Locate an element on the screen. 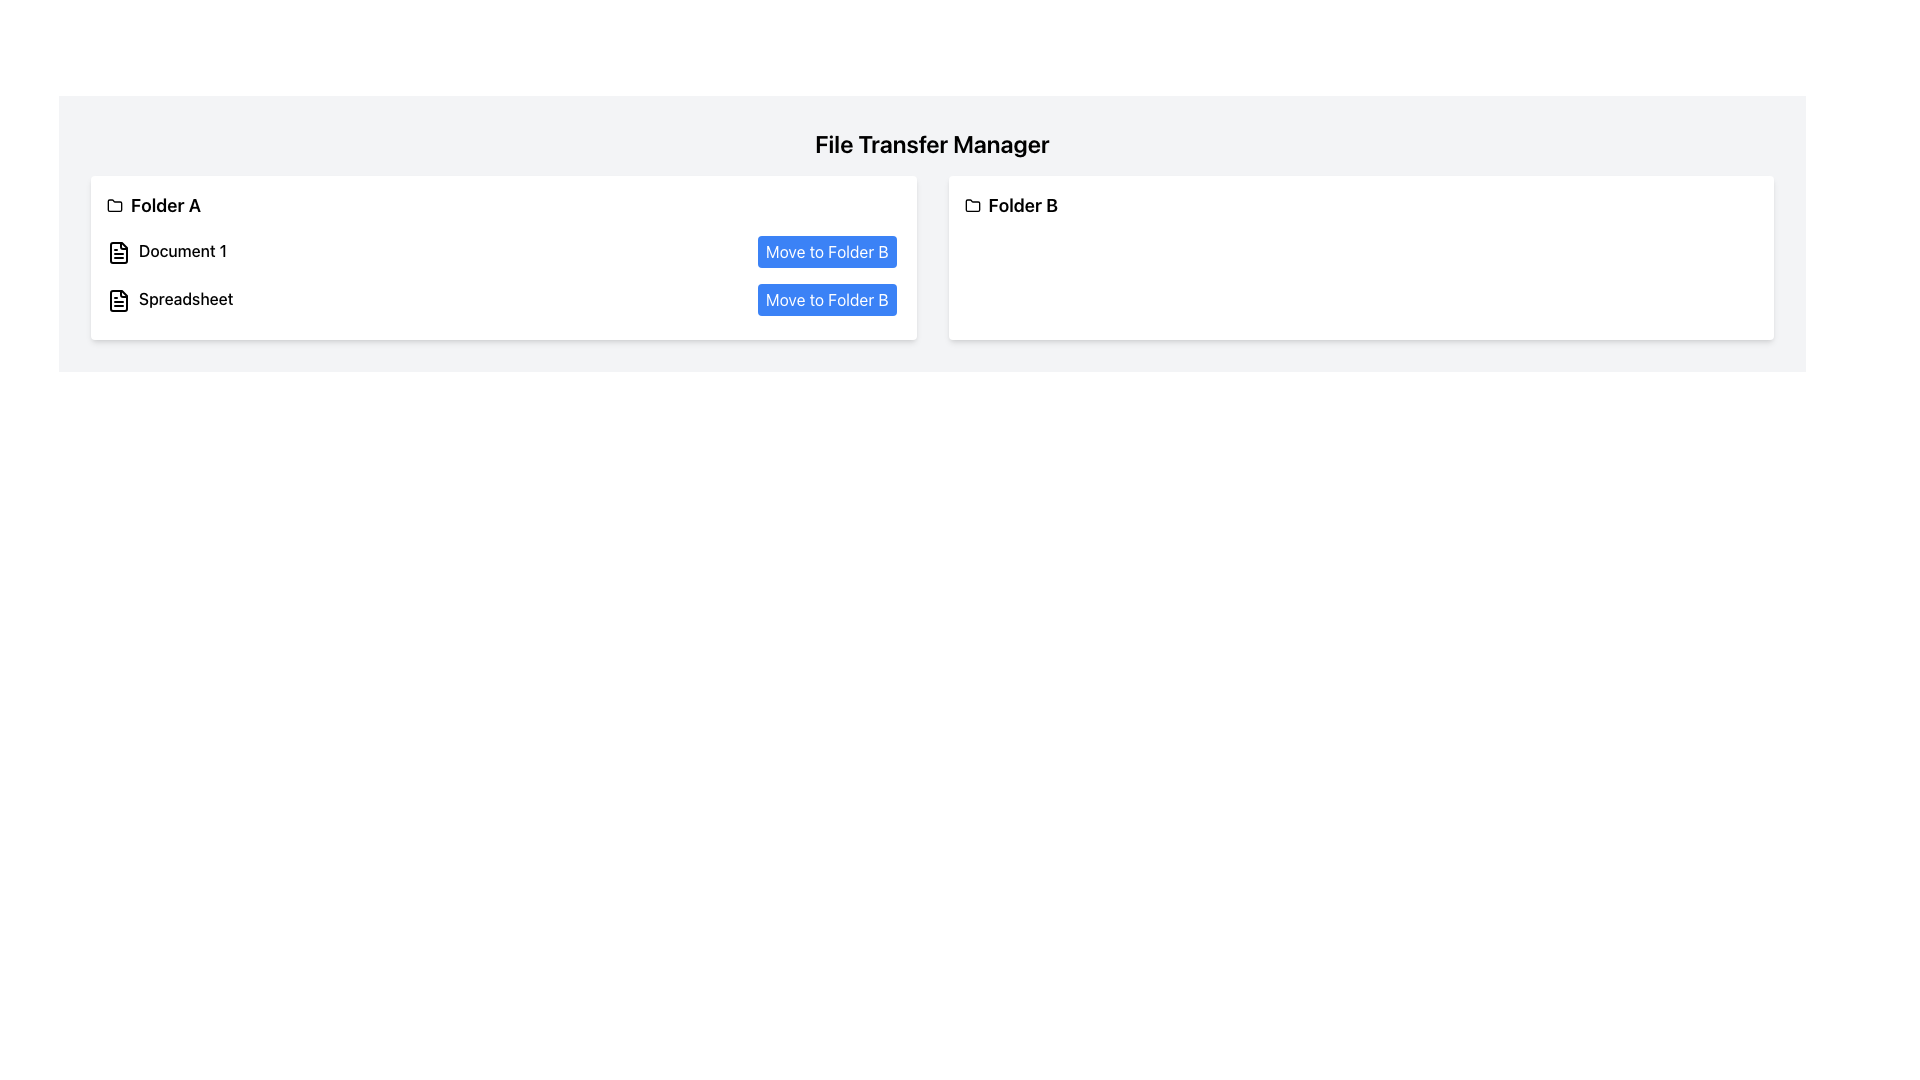 This screenshot has height=1080, width=1920. the icon that identifies 'Folder A', which is located at the top of the list within the left card of the layout is located at coordinates (114, 204).